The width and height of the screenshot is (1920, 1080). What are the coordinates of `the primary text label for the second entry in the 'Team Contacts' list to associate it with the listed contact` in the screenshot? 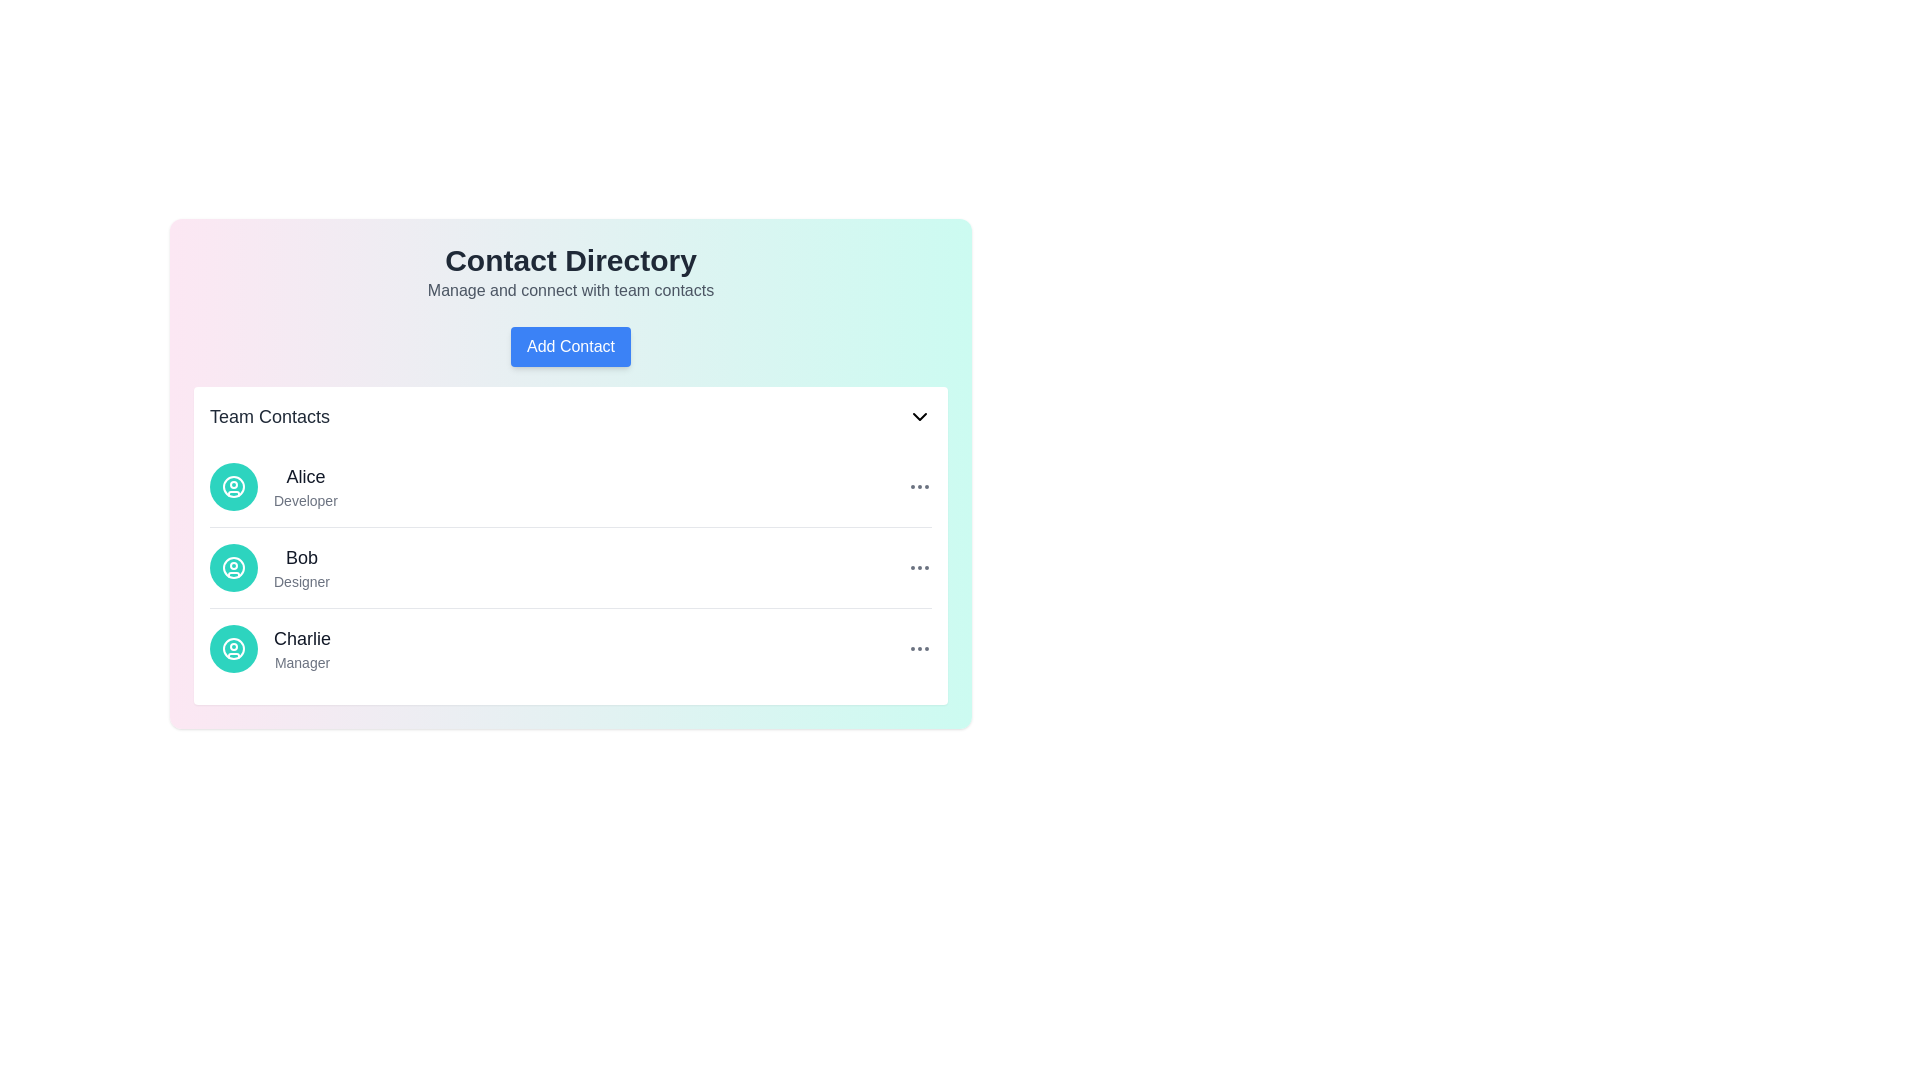 It's located at (301, 558).